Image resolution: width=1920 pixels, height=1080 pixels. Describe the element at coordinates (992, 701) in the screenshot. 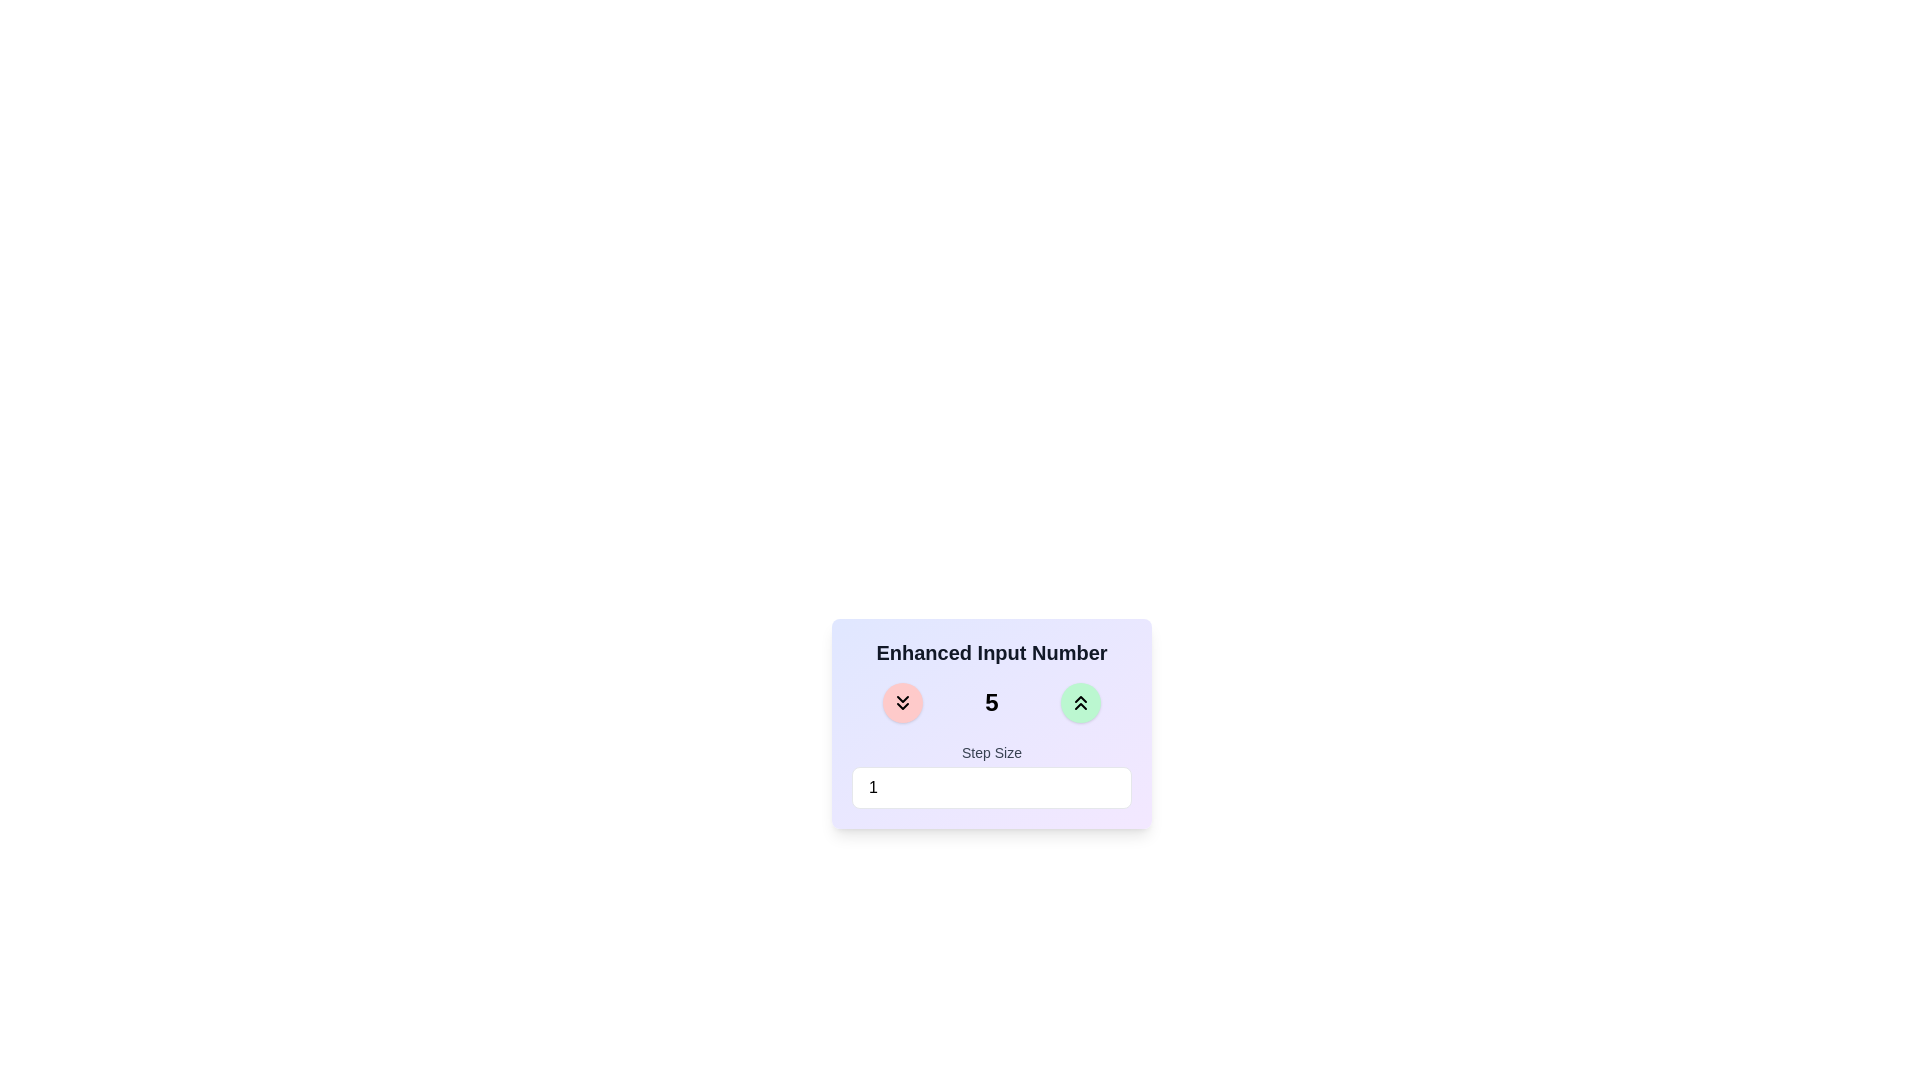

I see `displayed numeral '5' which is centrally located within the 'Enhanced Input Number' card, surrounded by increment and decrement buttons` at that location.